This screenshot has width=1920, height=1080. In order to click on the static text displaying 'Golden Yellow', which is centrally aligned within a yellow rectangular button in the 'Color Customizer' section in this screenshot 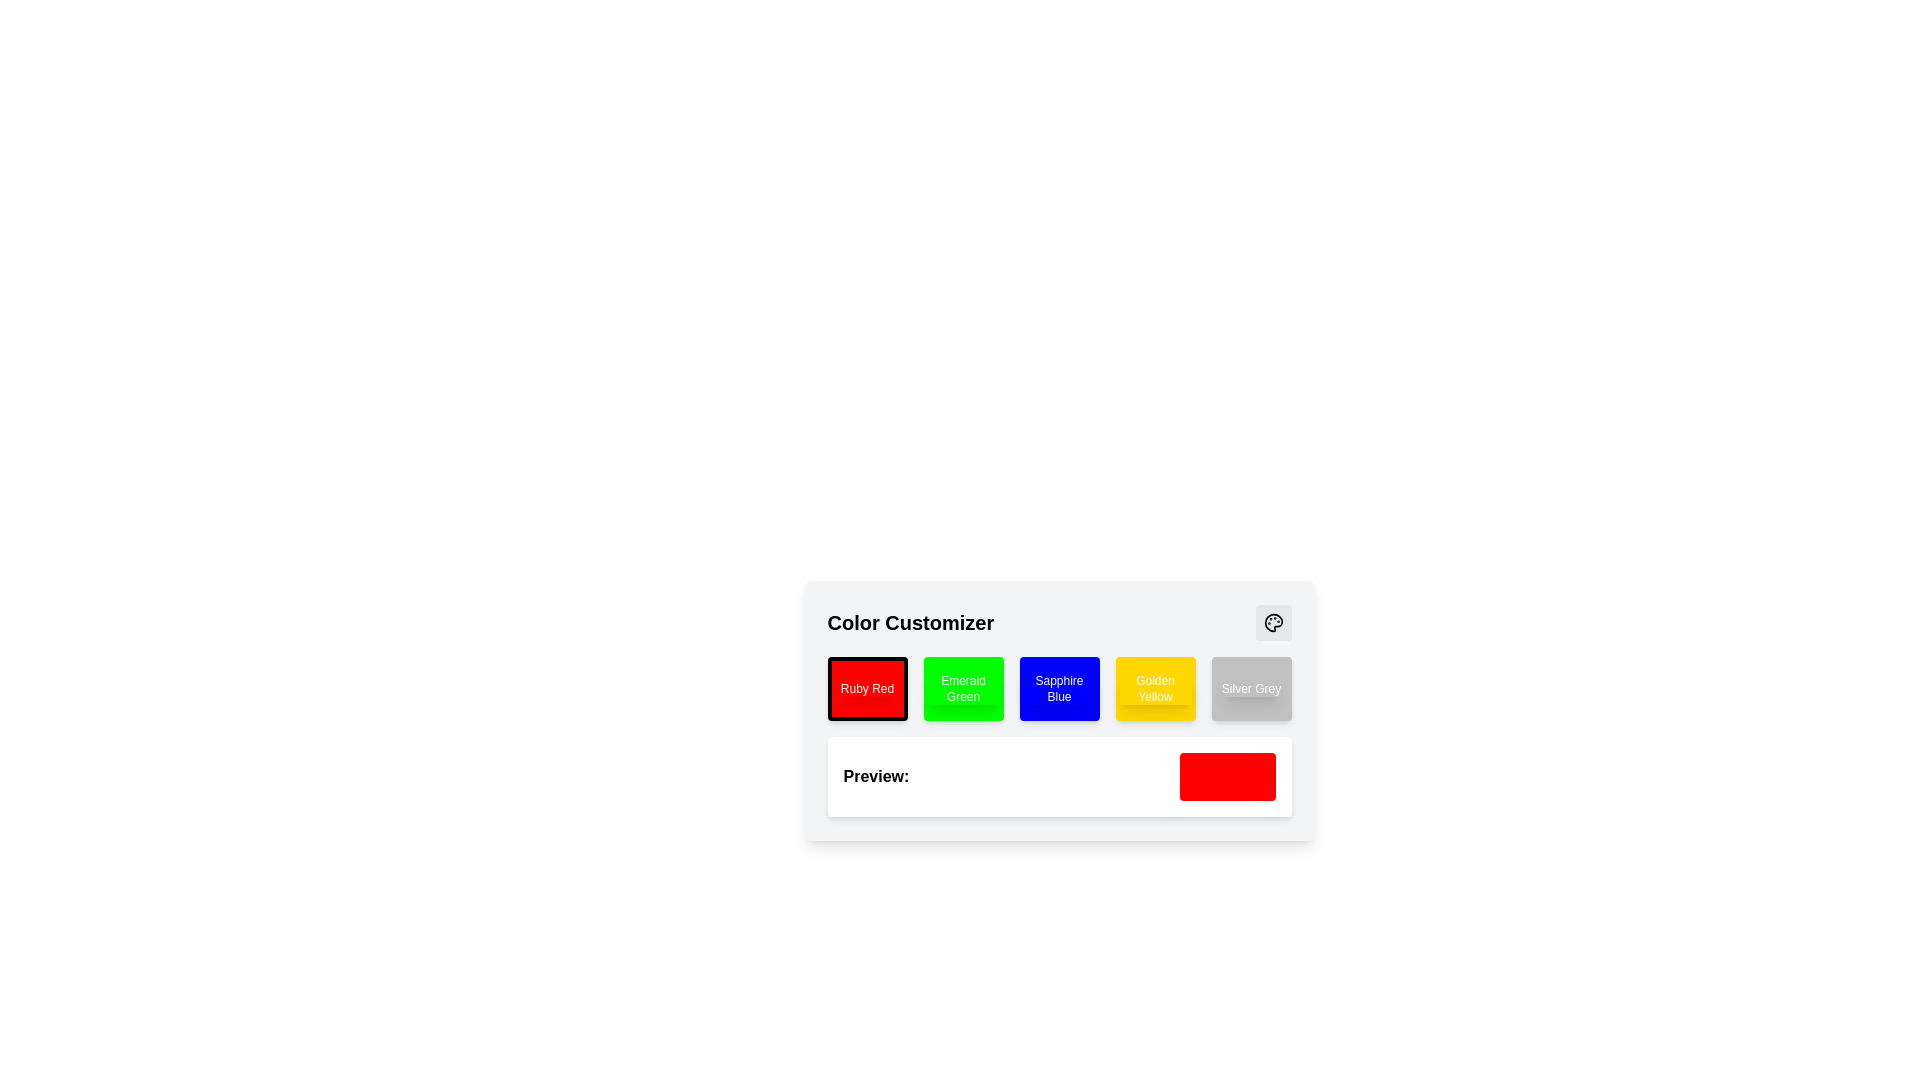, I will do `click(1155, 688)`.